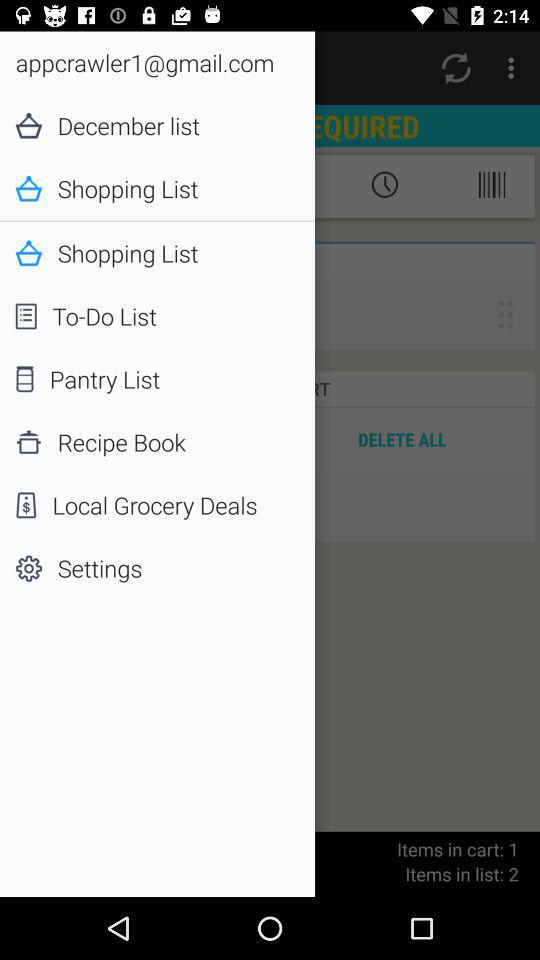 The image size is (540, 960). Describe the element at coordinates (385, 184) in the screenshot. I see `the timer symbol which is beside to  shopping list` at that location.